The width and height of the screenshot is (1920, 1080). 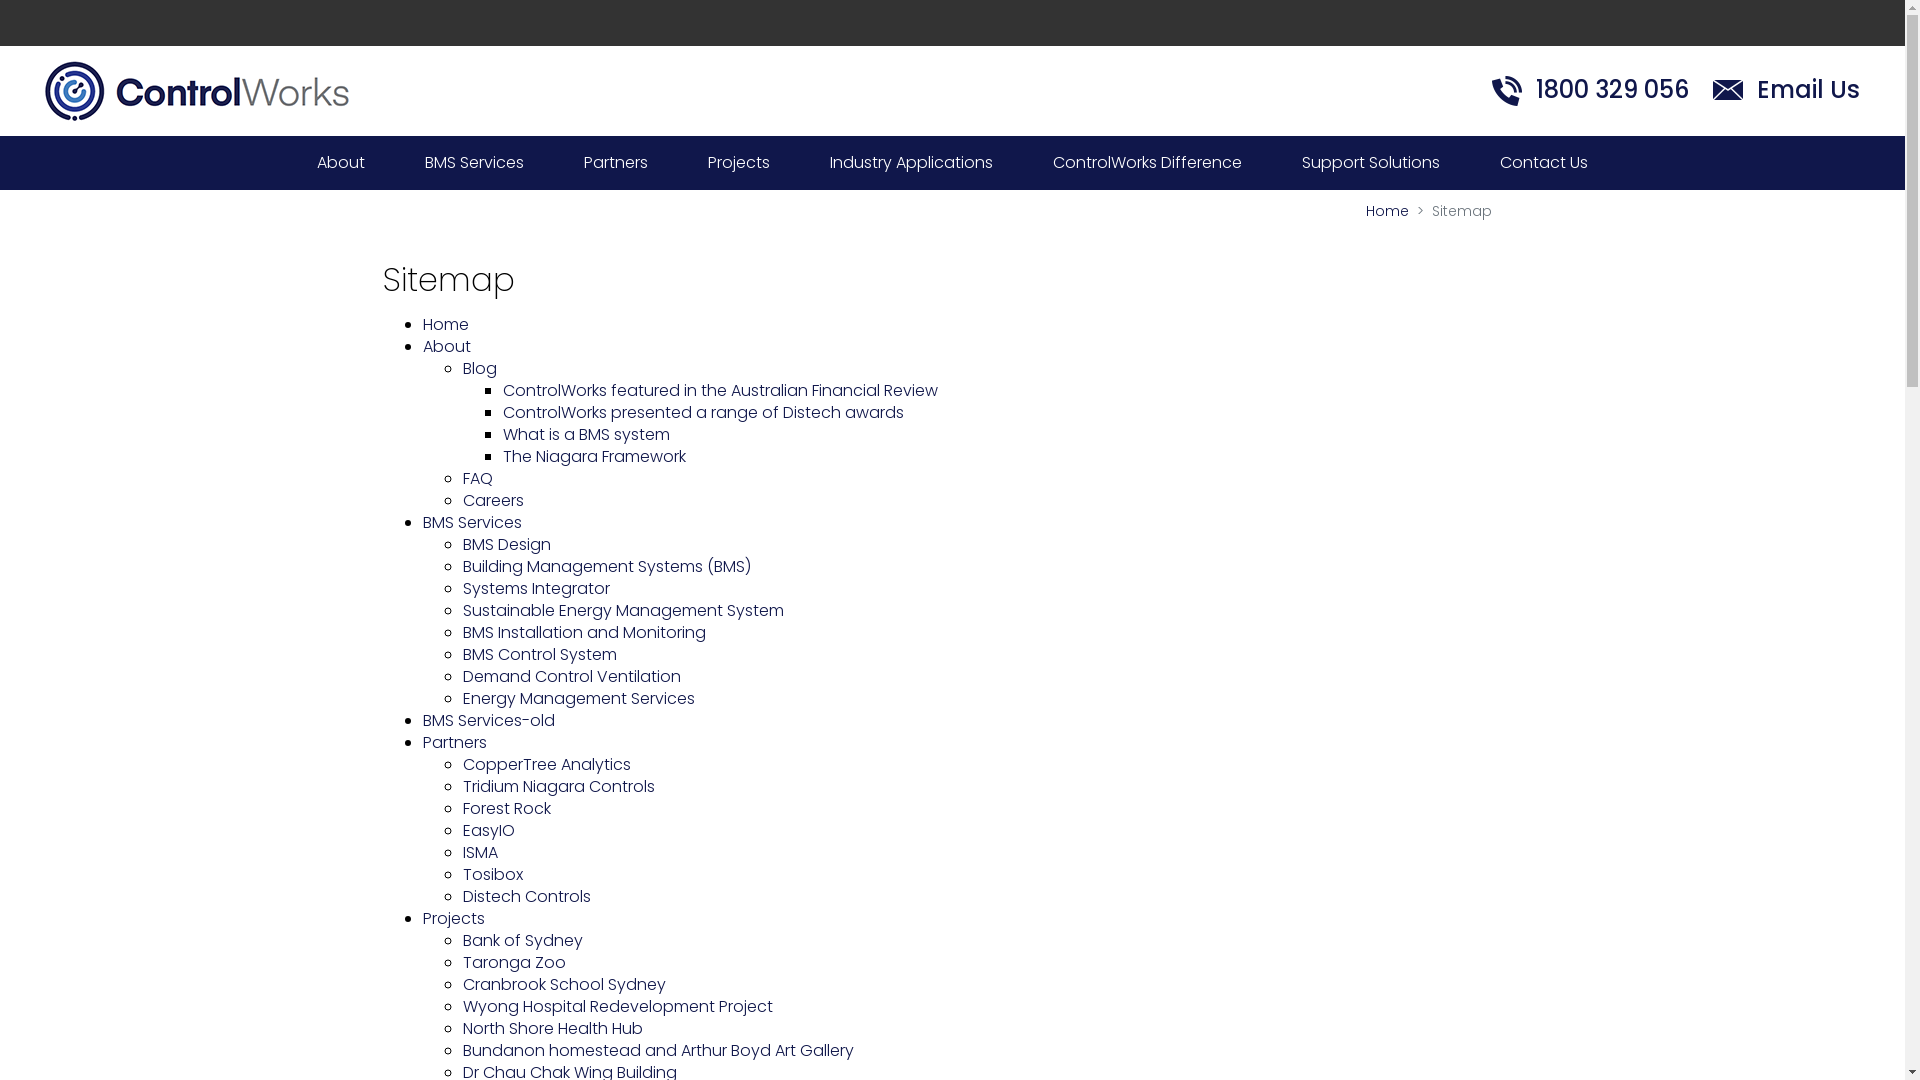 What do you see at coordinates (460, 852) in the screenshot?
I see `'ISMA'` at bounding box center [460, 852].